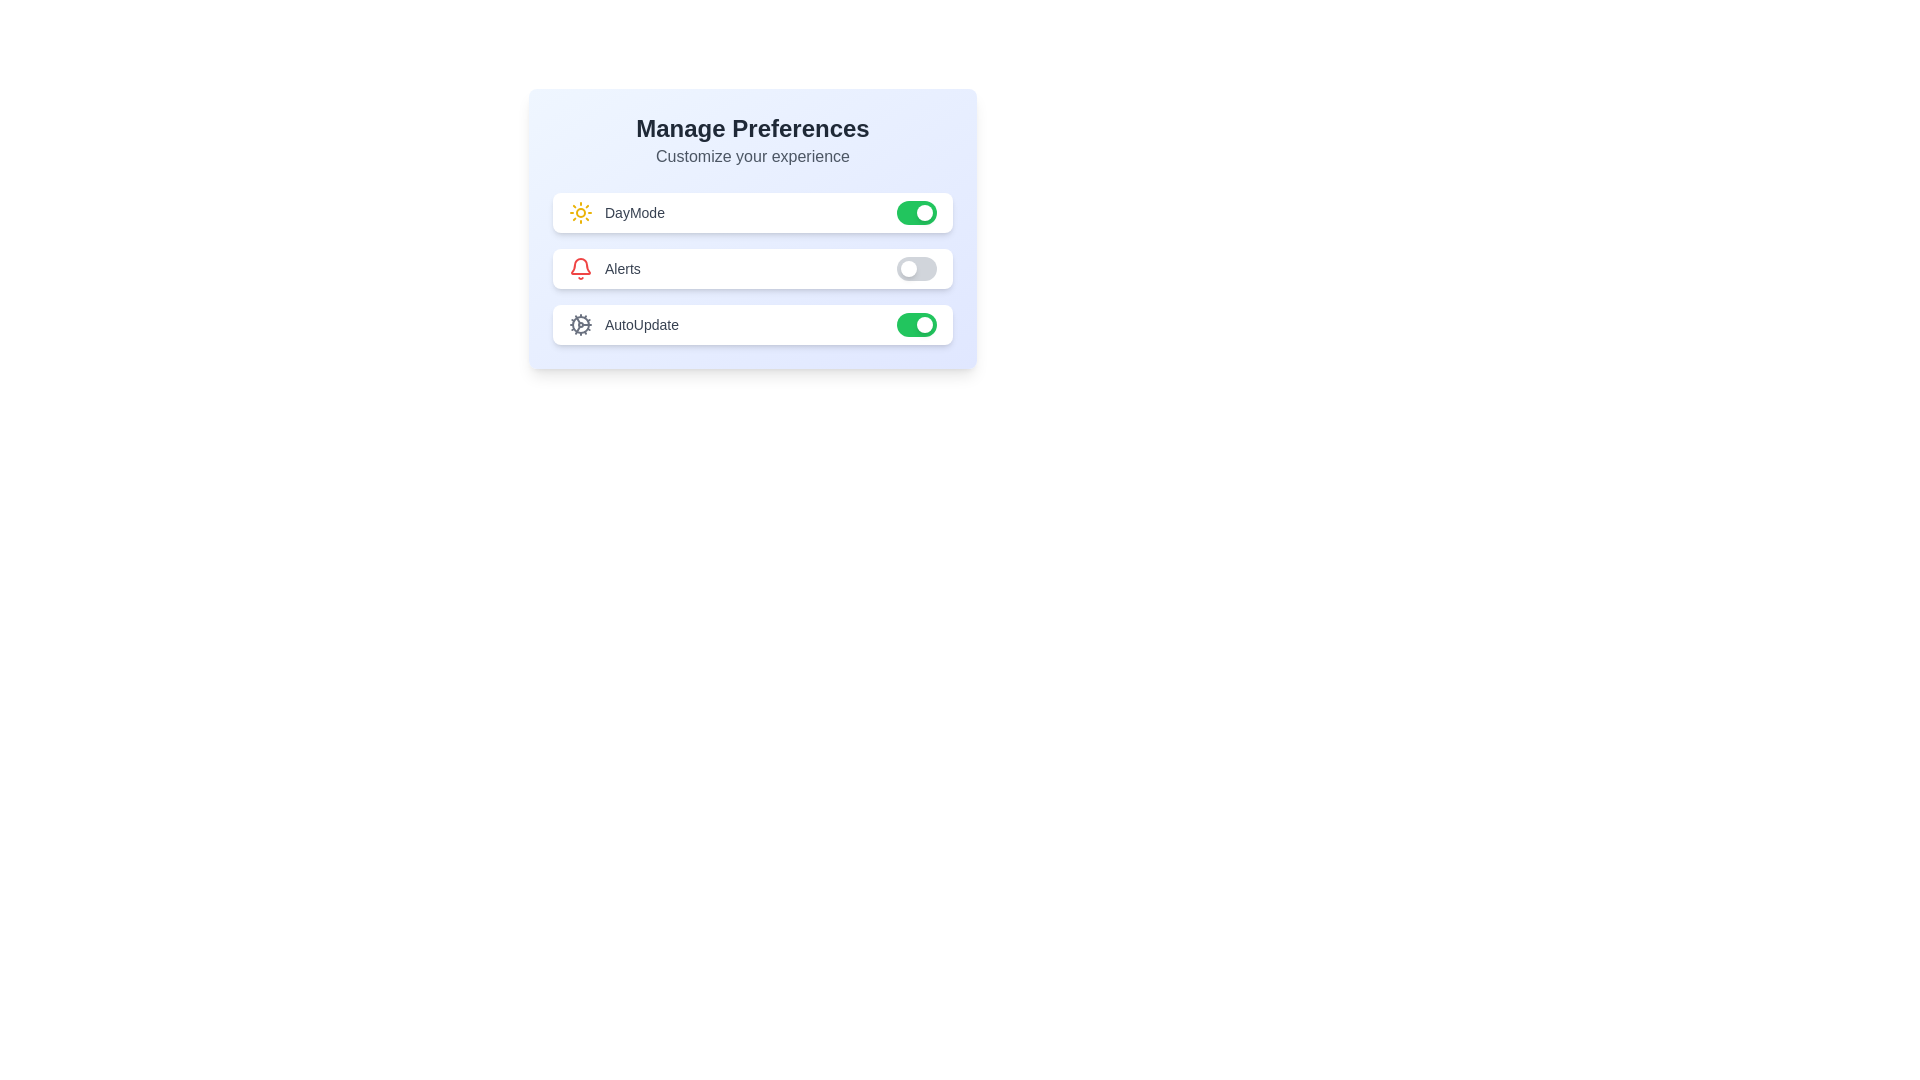 Image resolution: width=1920 pixels, height=1080 pixels. Describe the element at coordinates (615, 212) in the screenshot. I see `'DayMode' label which includes a yellow sun icon and gray text, located near the top left of the preferences section` at that location.